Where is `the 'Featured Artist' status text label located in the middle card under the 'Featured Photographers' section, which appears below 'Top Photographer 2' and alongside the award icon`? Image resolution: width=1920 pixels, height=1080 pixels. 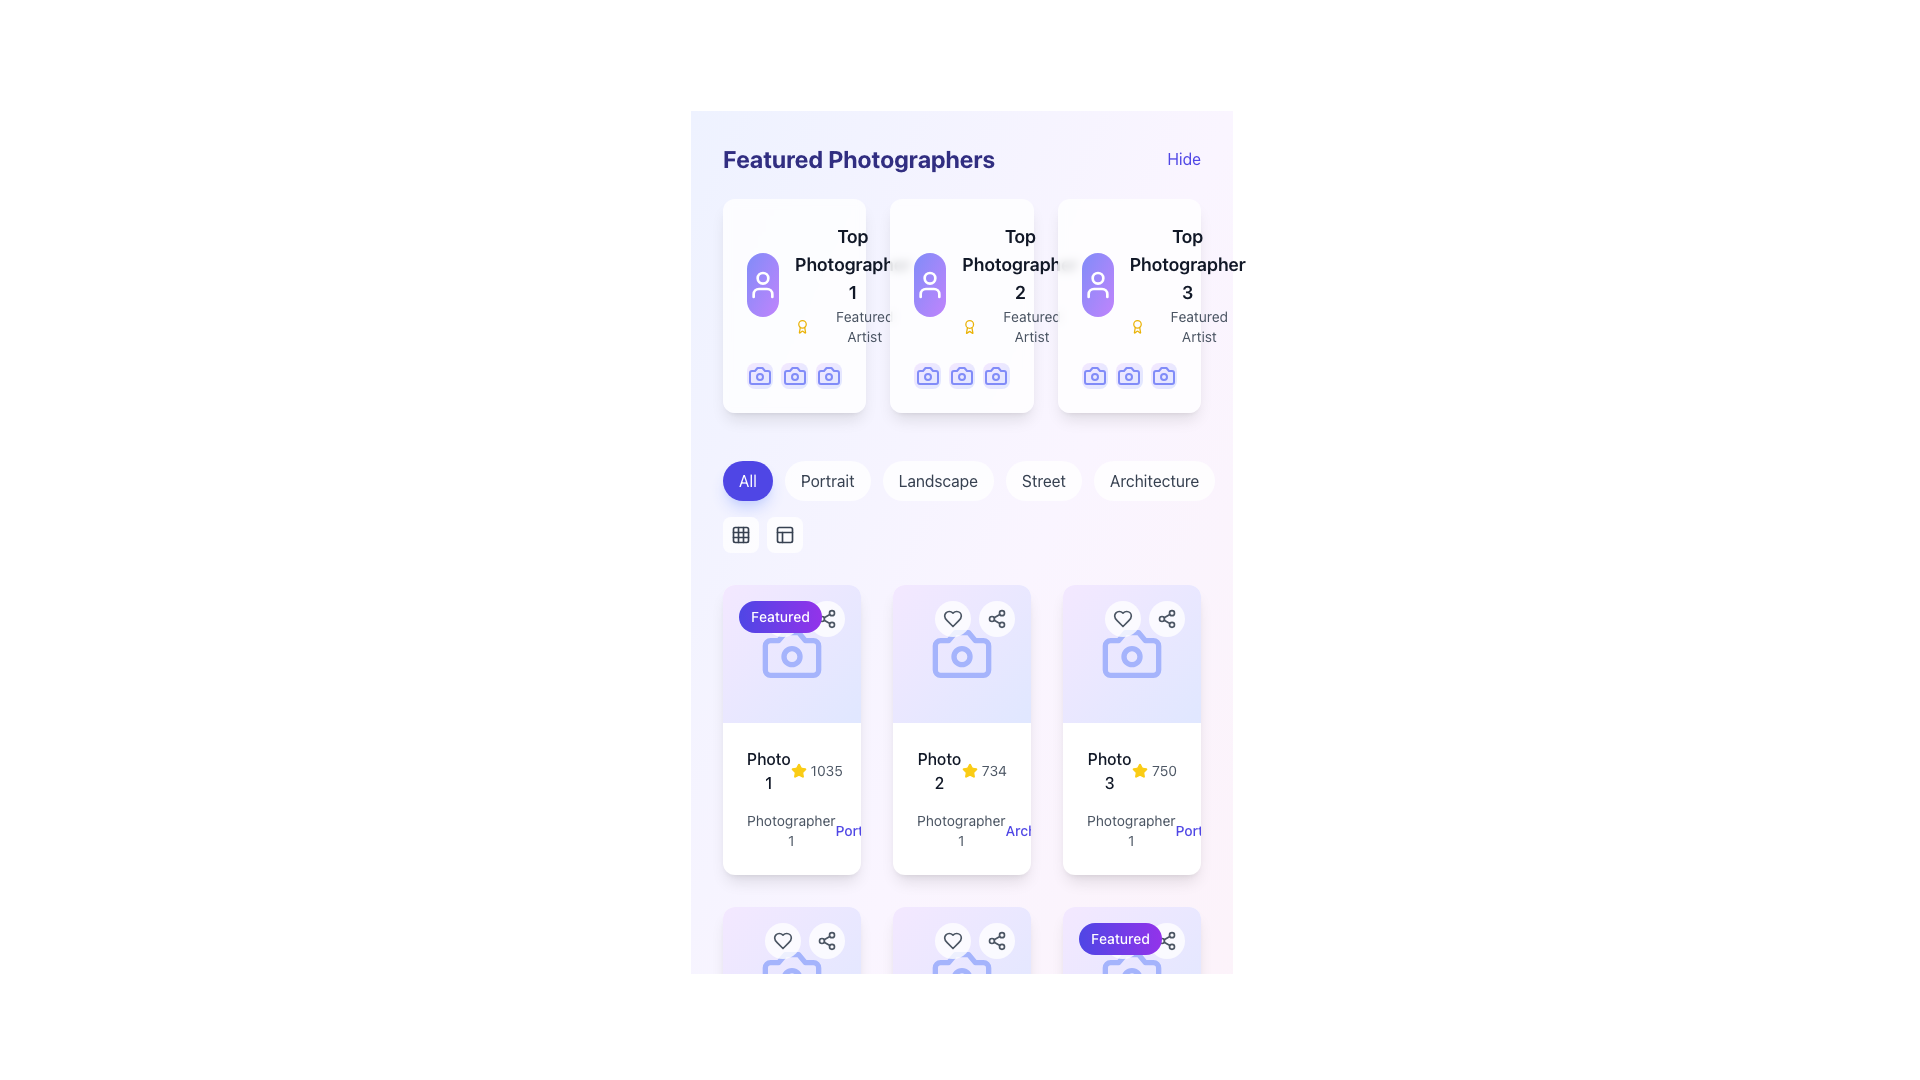
the 'Featured Artist' status text label located in the middle card under the 'Featured Photographers' section, which appears below 'Top Photographer 2' and alongside the award icon is located at coordinates (1020, 326).